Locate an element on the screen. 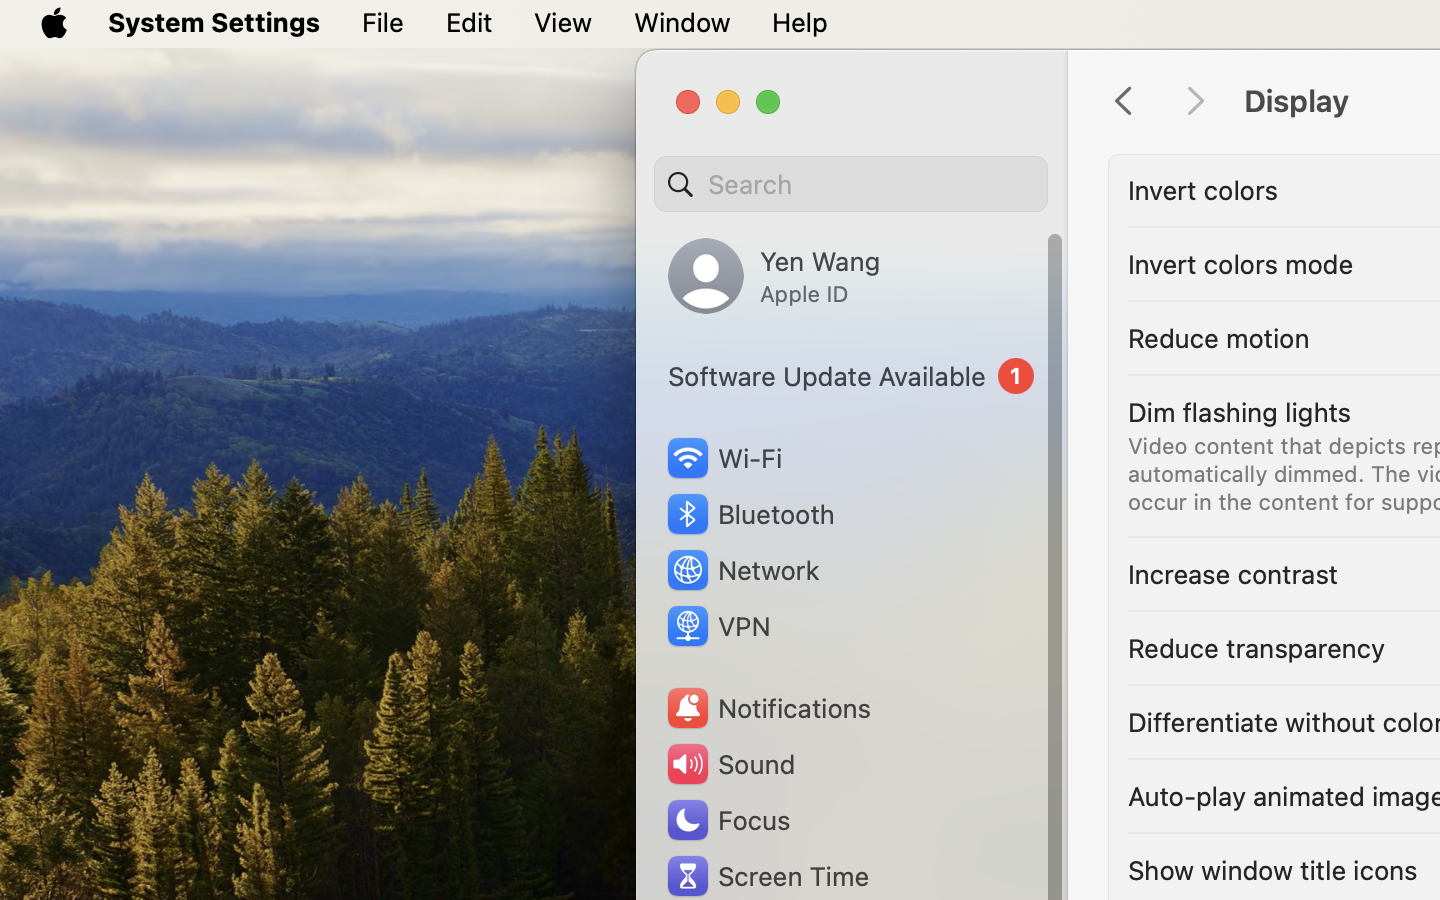 The width and height of the screenshot is (1440, 900). 'Wi‑Fi' is located at coordinates (722, 457).